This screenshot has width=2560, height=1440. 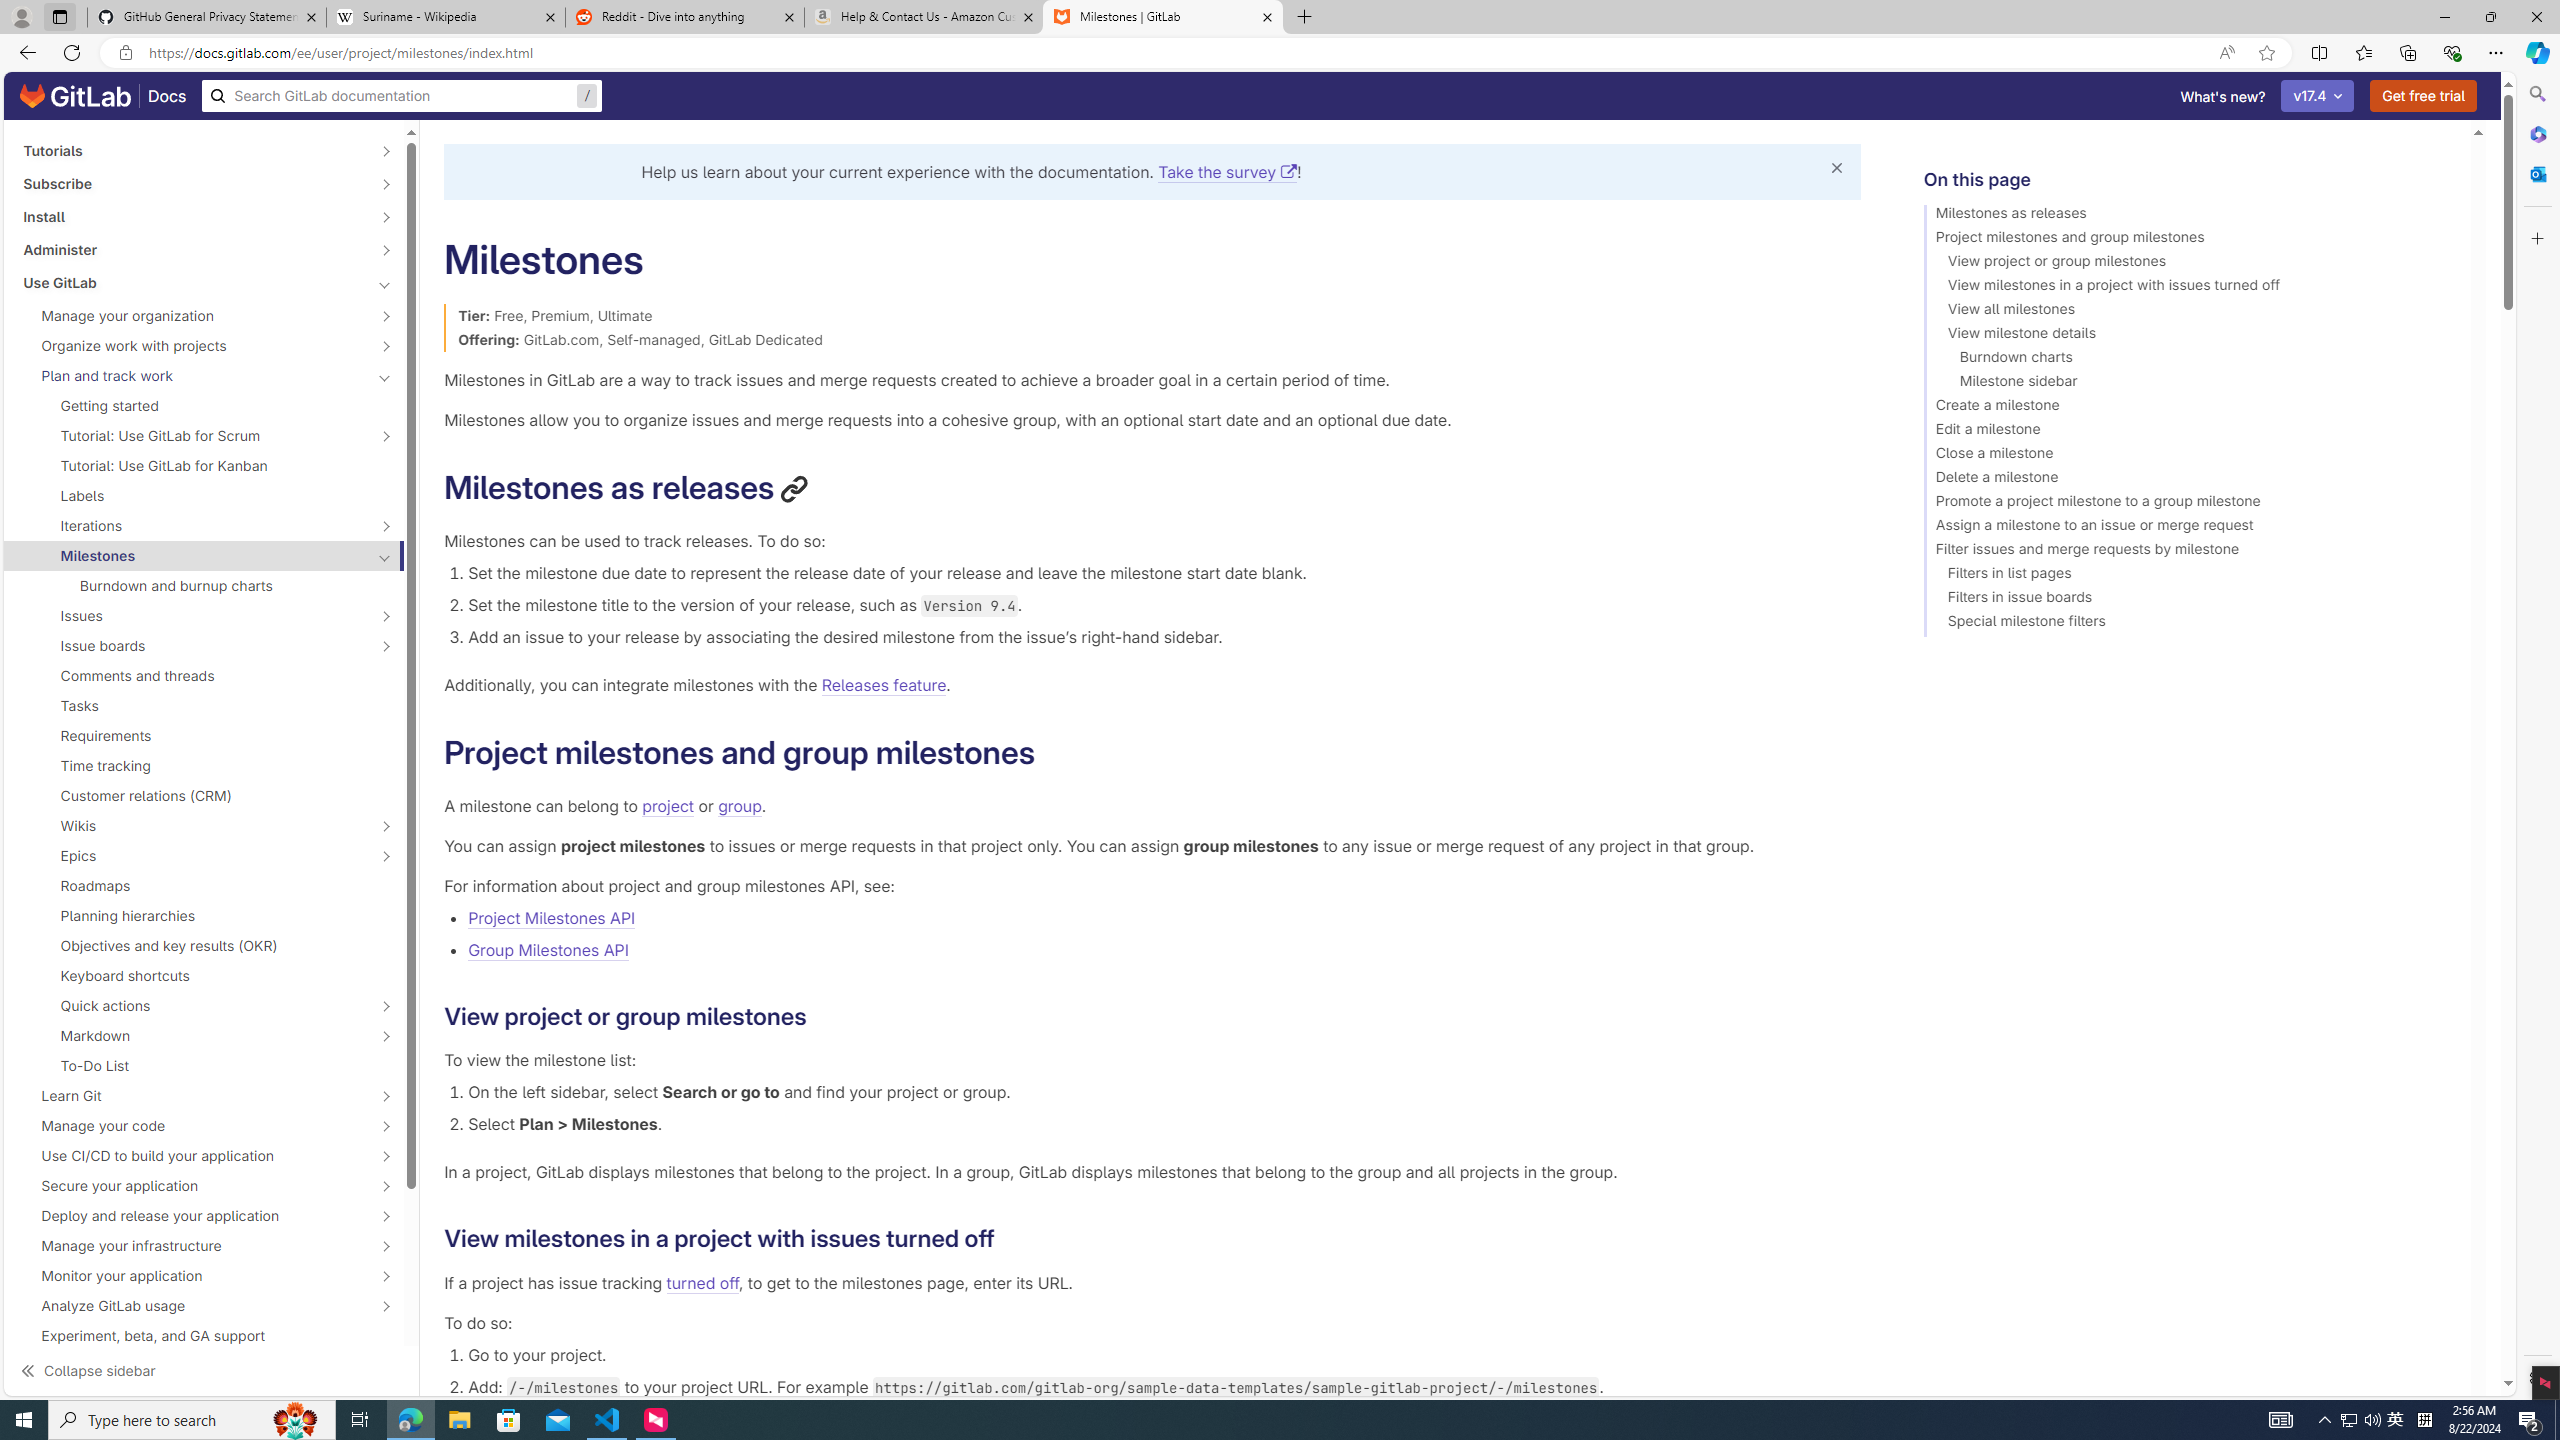 I want to click on 'Roadmaps', so click(x=203, y=885).